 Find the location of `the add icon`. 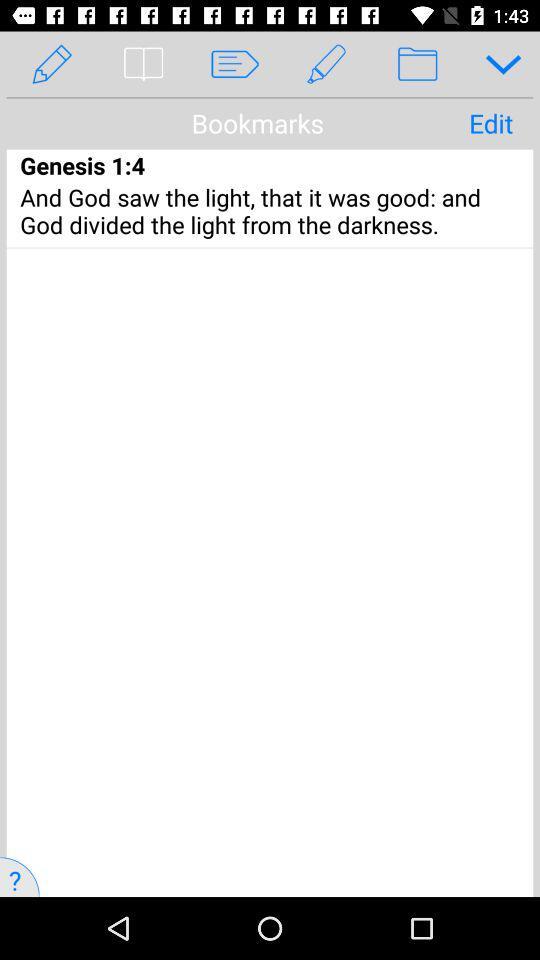

the add icon is located at coordinates (440, 51).